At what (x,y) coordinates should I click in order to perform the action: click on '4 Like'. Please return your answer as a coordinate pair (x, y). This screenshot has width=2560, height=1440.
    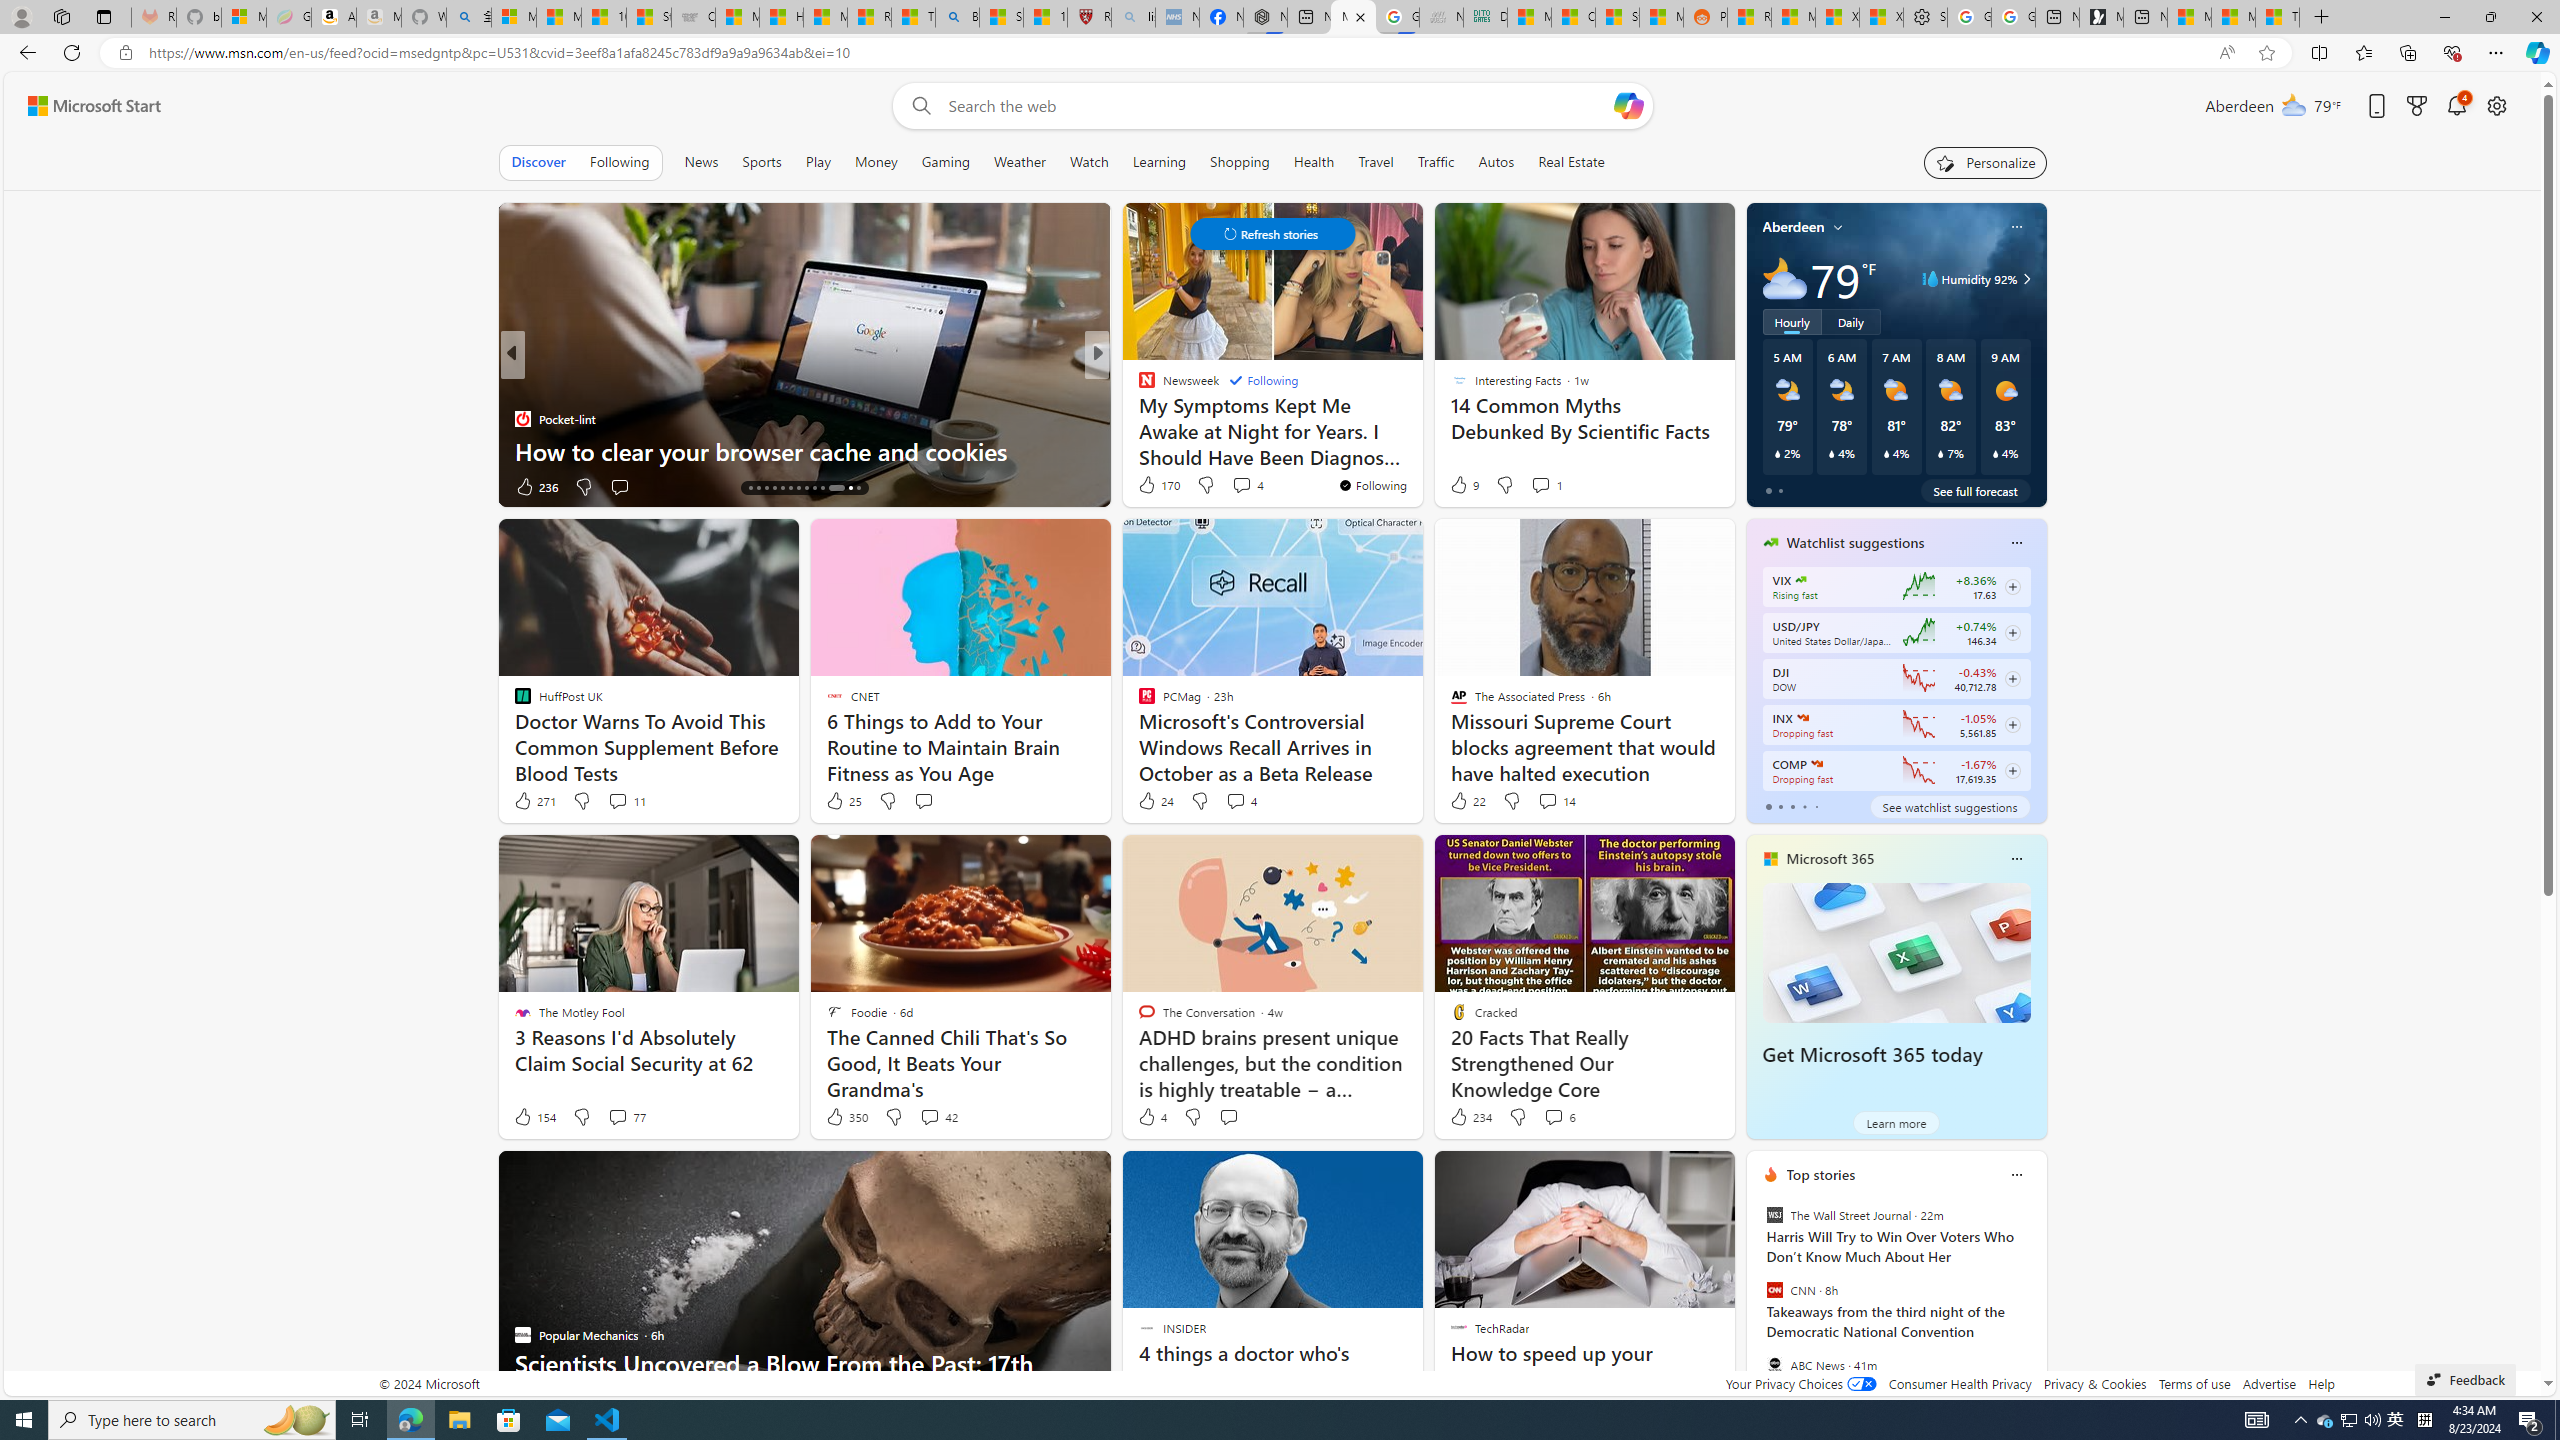
    Looking at the image, I should click on (1151, 1115).